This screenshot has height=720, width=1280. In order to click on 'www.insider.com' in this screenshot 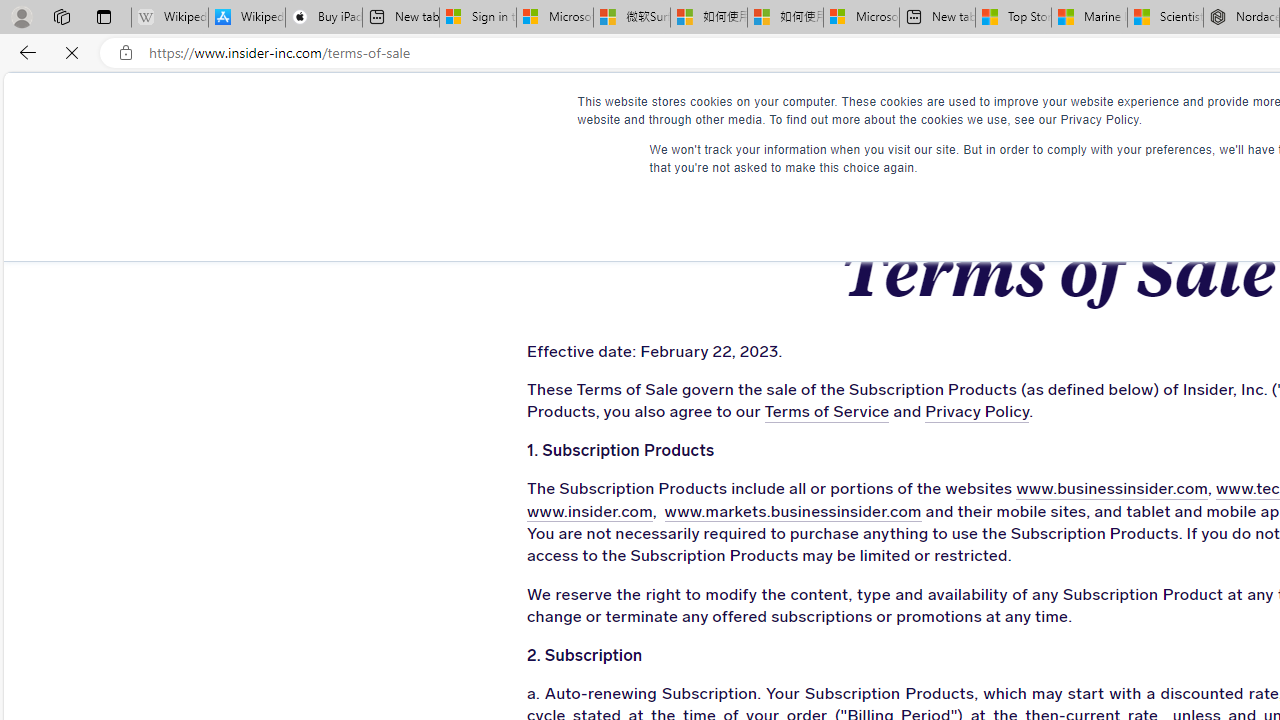, I will do `click(583, 510)`.